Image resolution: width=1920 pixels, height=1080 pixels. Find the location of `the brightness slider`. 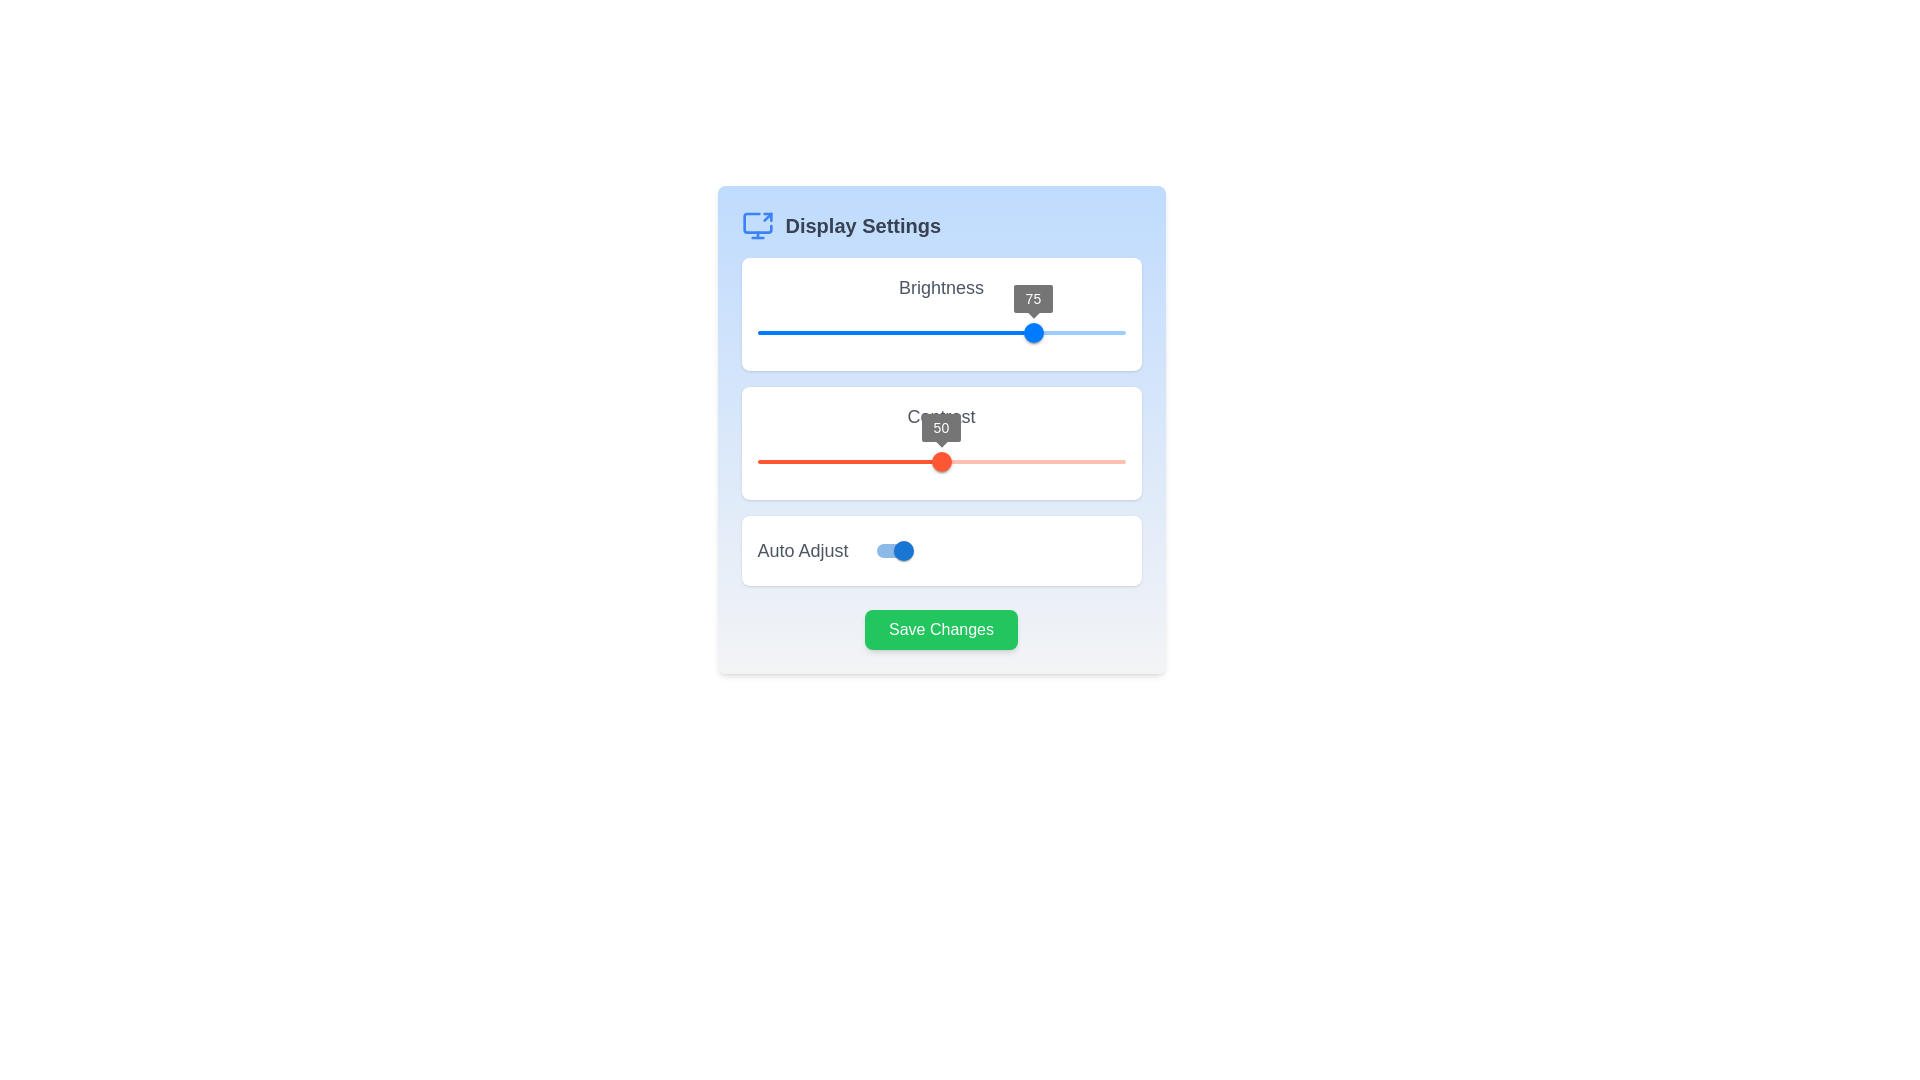

the brightness slider is located at coordinates (860, 331).